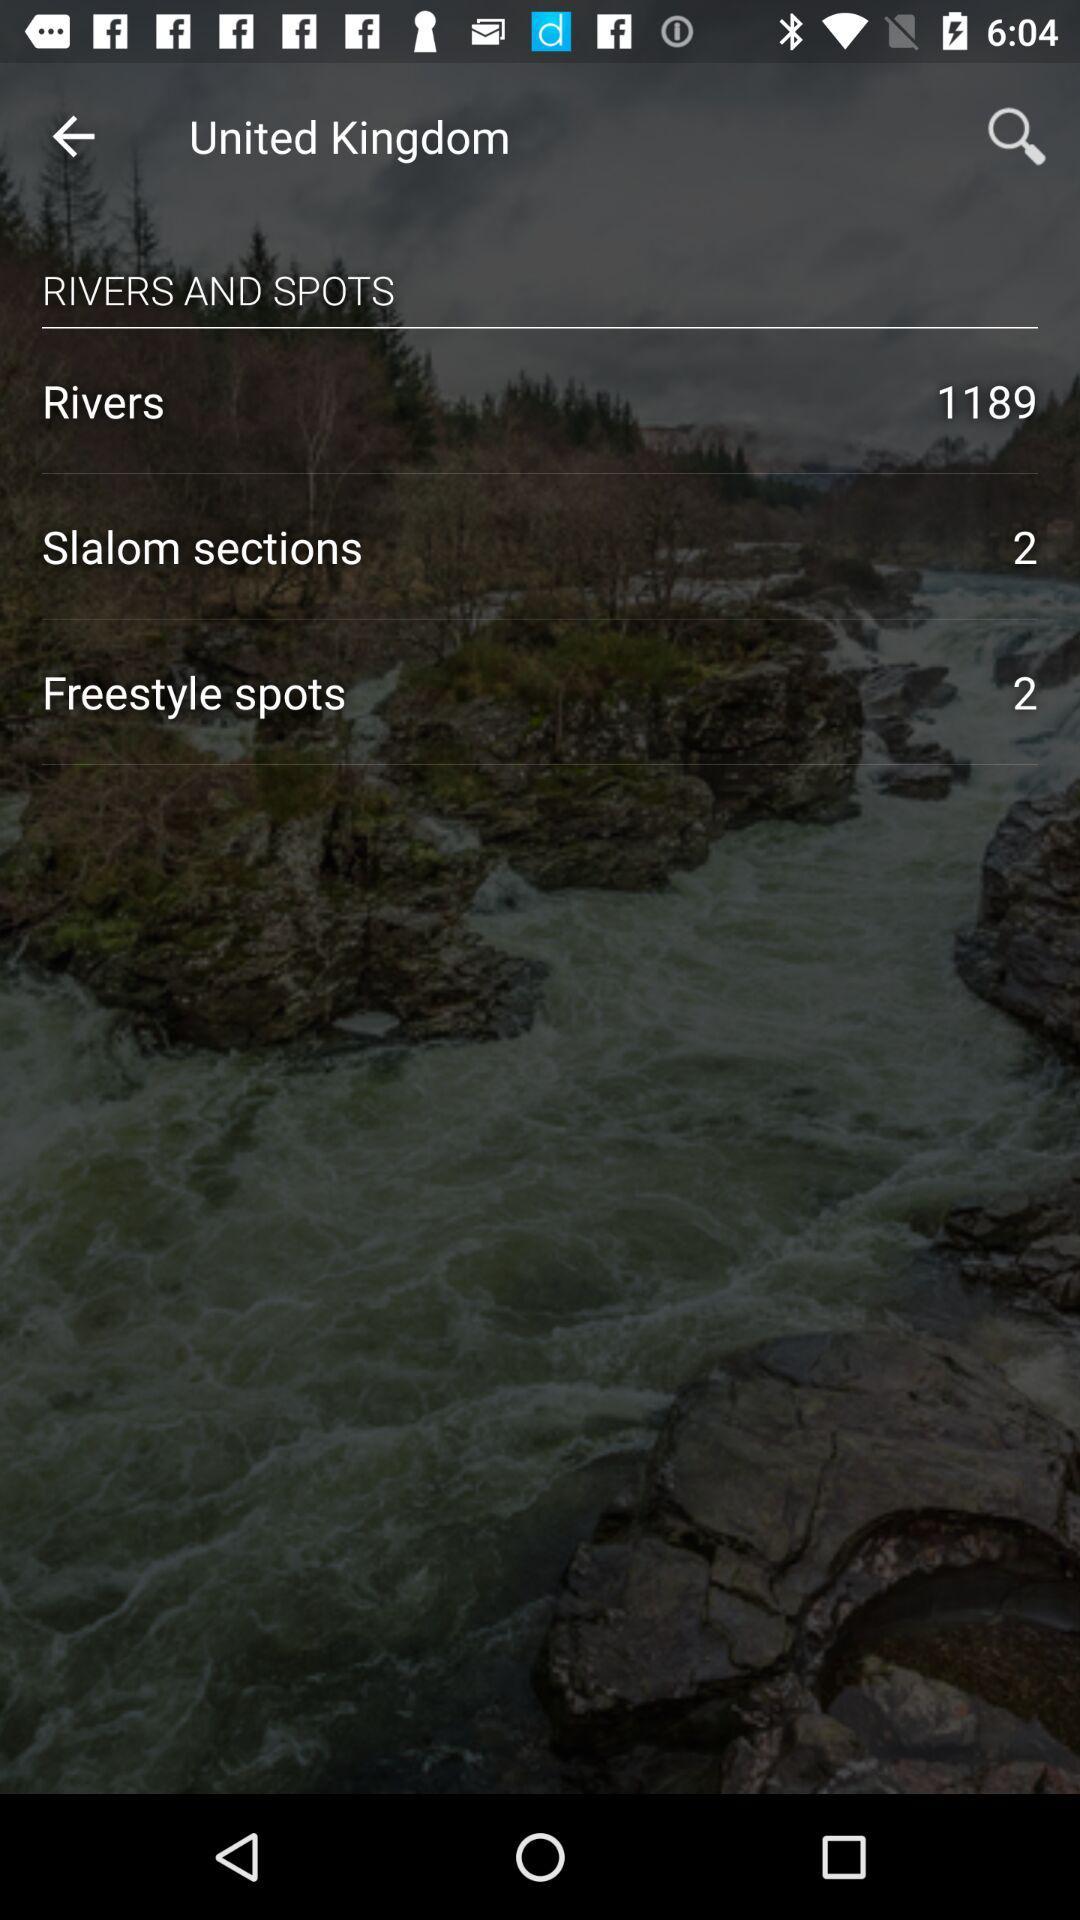 This screenshot has height=1920, width=1080. Describe the element at coordinates (505, 546) in the screenshot. I see `the item to the left of 2` at that location.